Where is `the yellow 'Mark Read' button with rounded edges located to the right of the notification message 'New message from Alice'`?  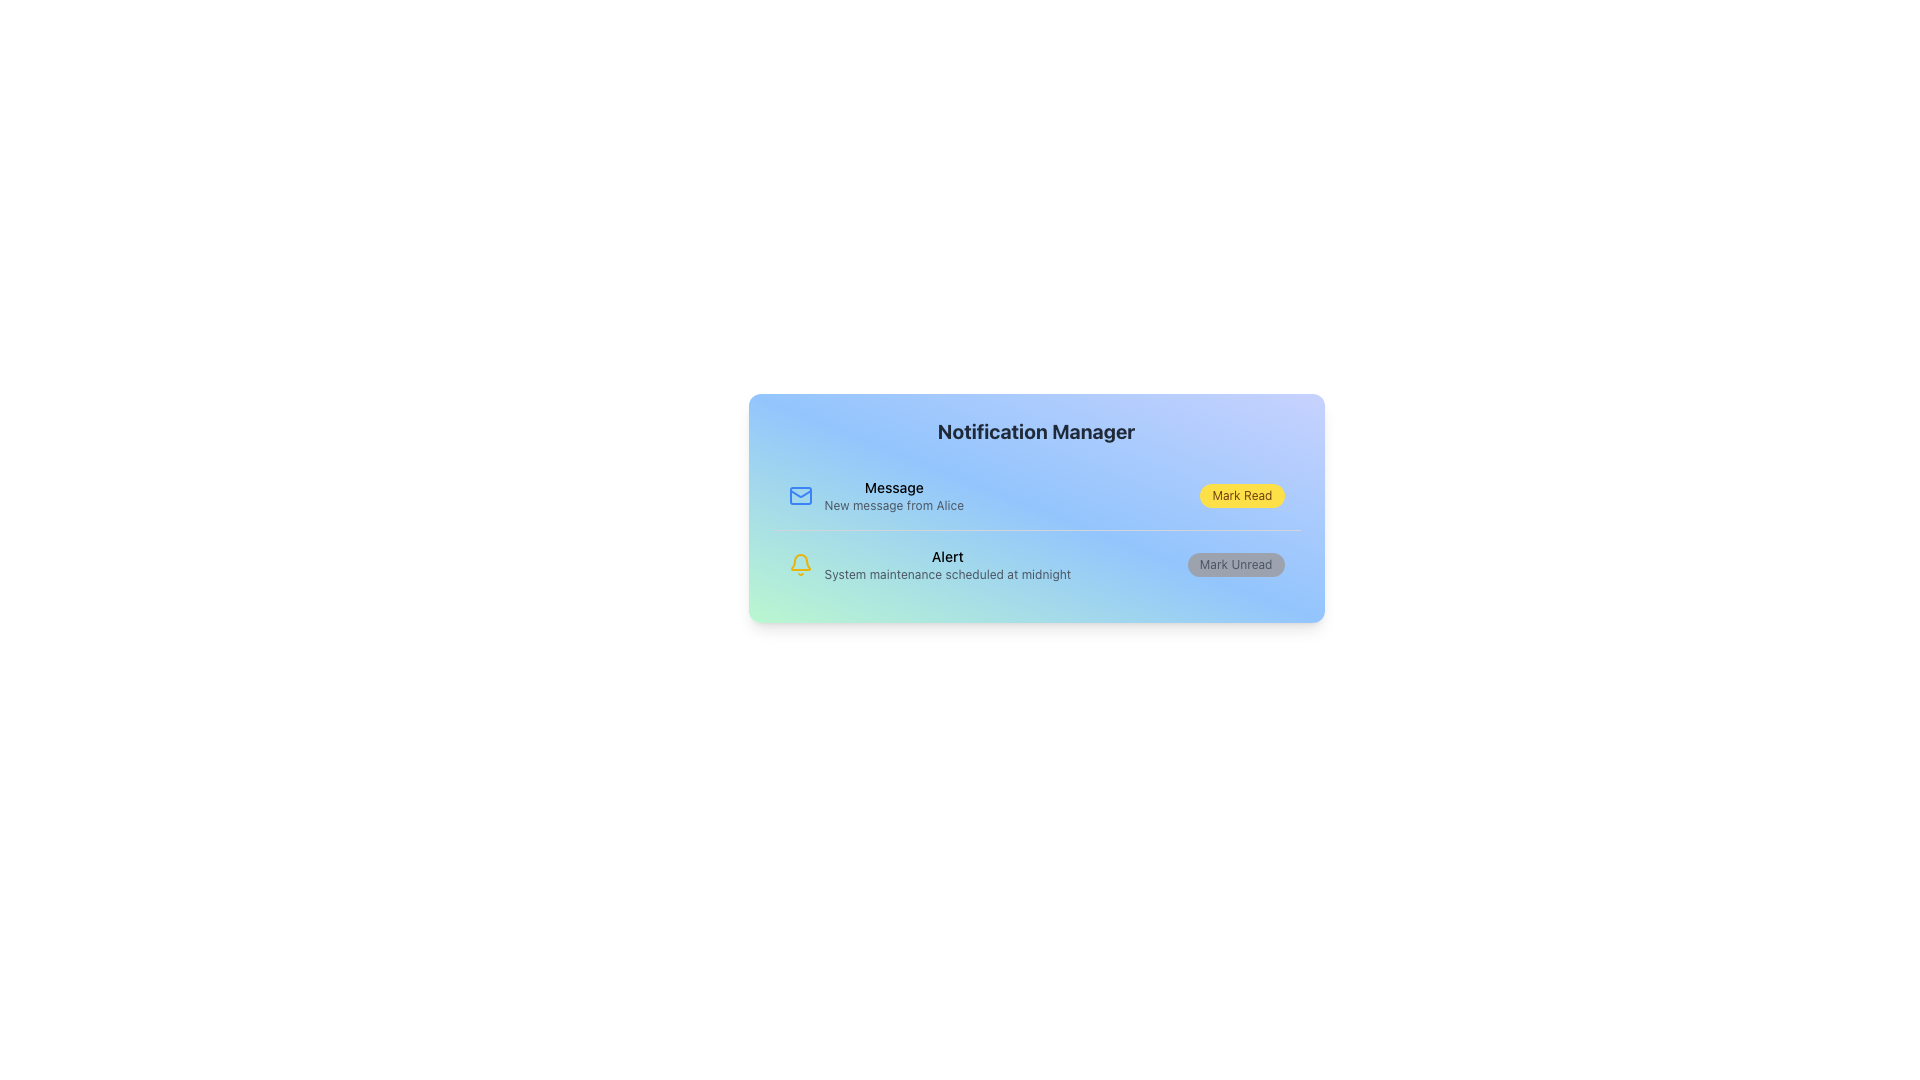
the yellow 'Mark Read' button with rounded edges located to the right of the notification message 'New message from Alice' is located at coordinates (1241, 495).